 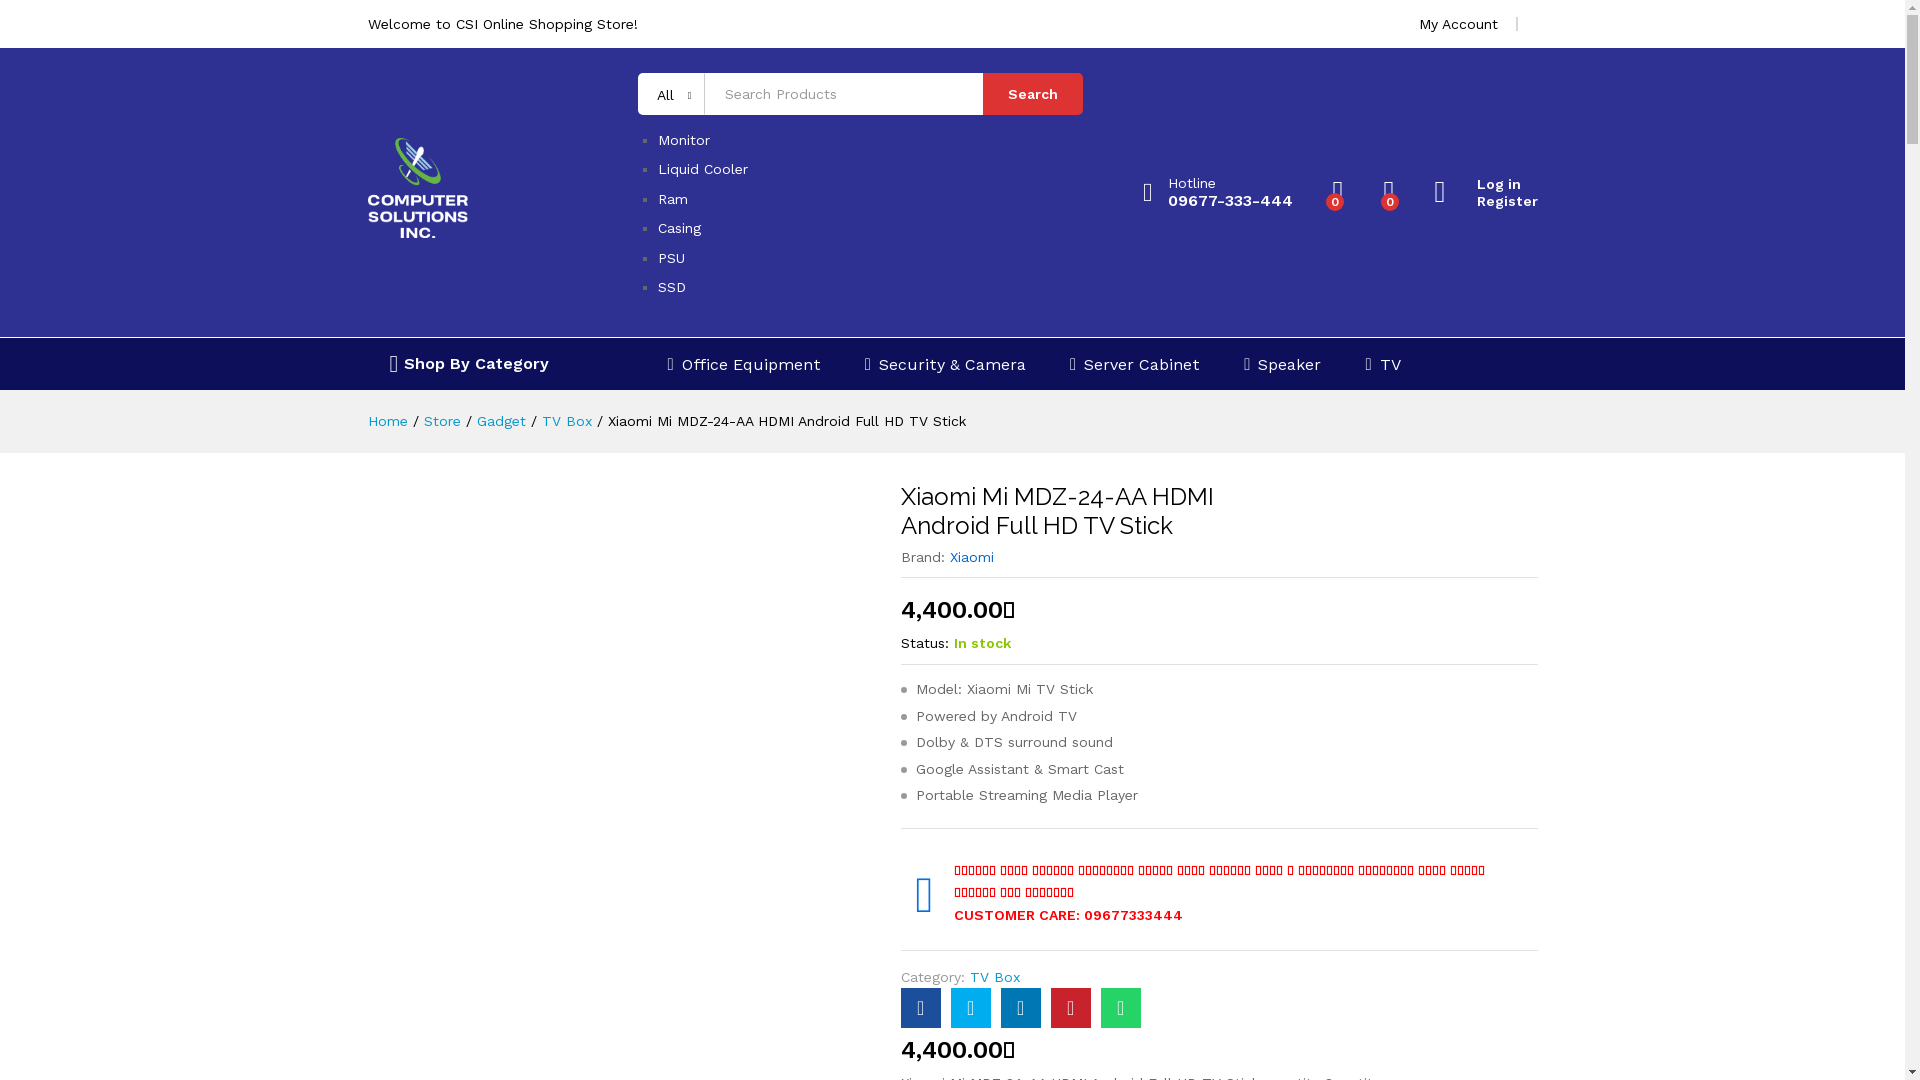 I want to click on 'Ram', so click(x=672, y=199).